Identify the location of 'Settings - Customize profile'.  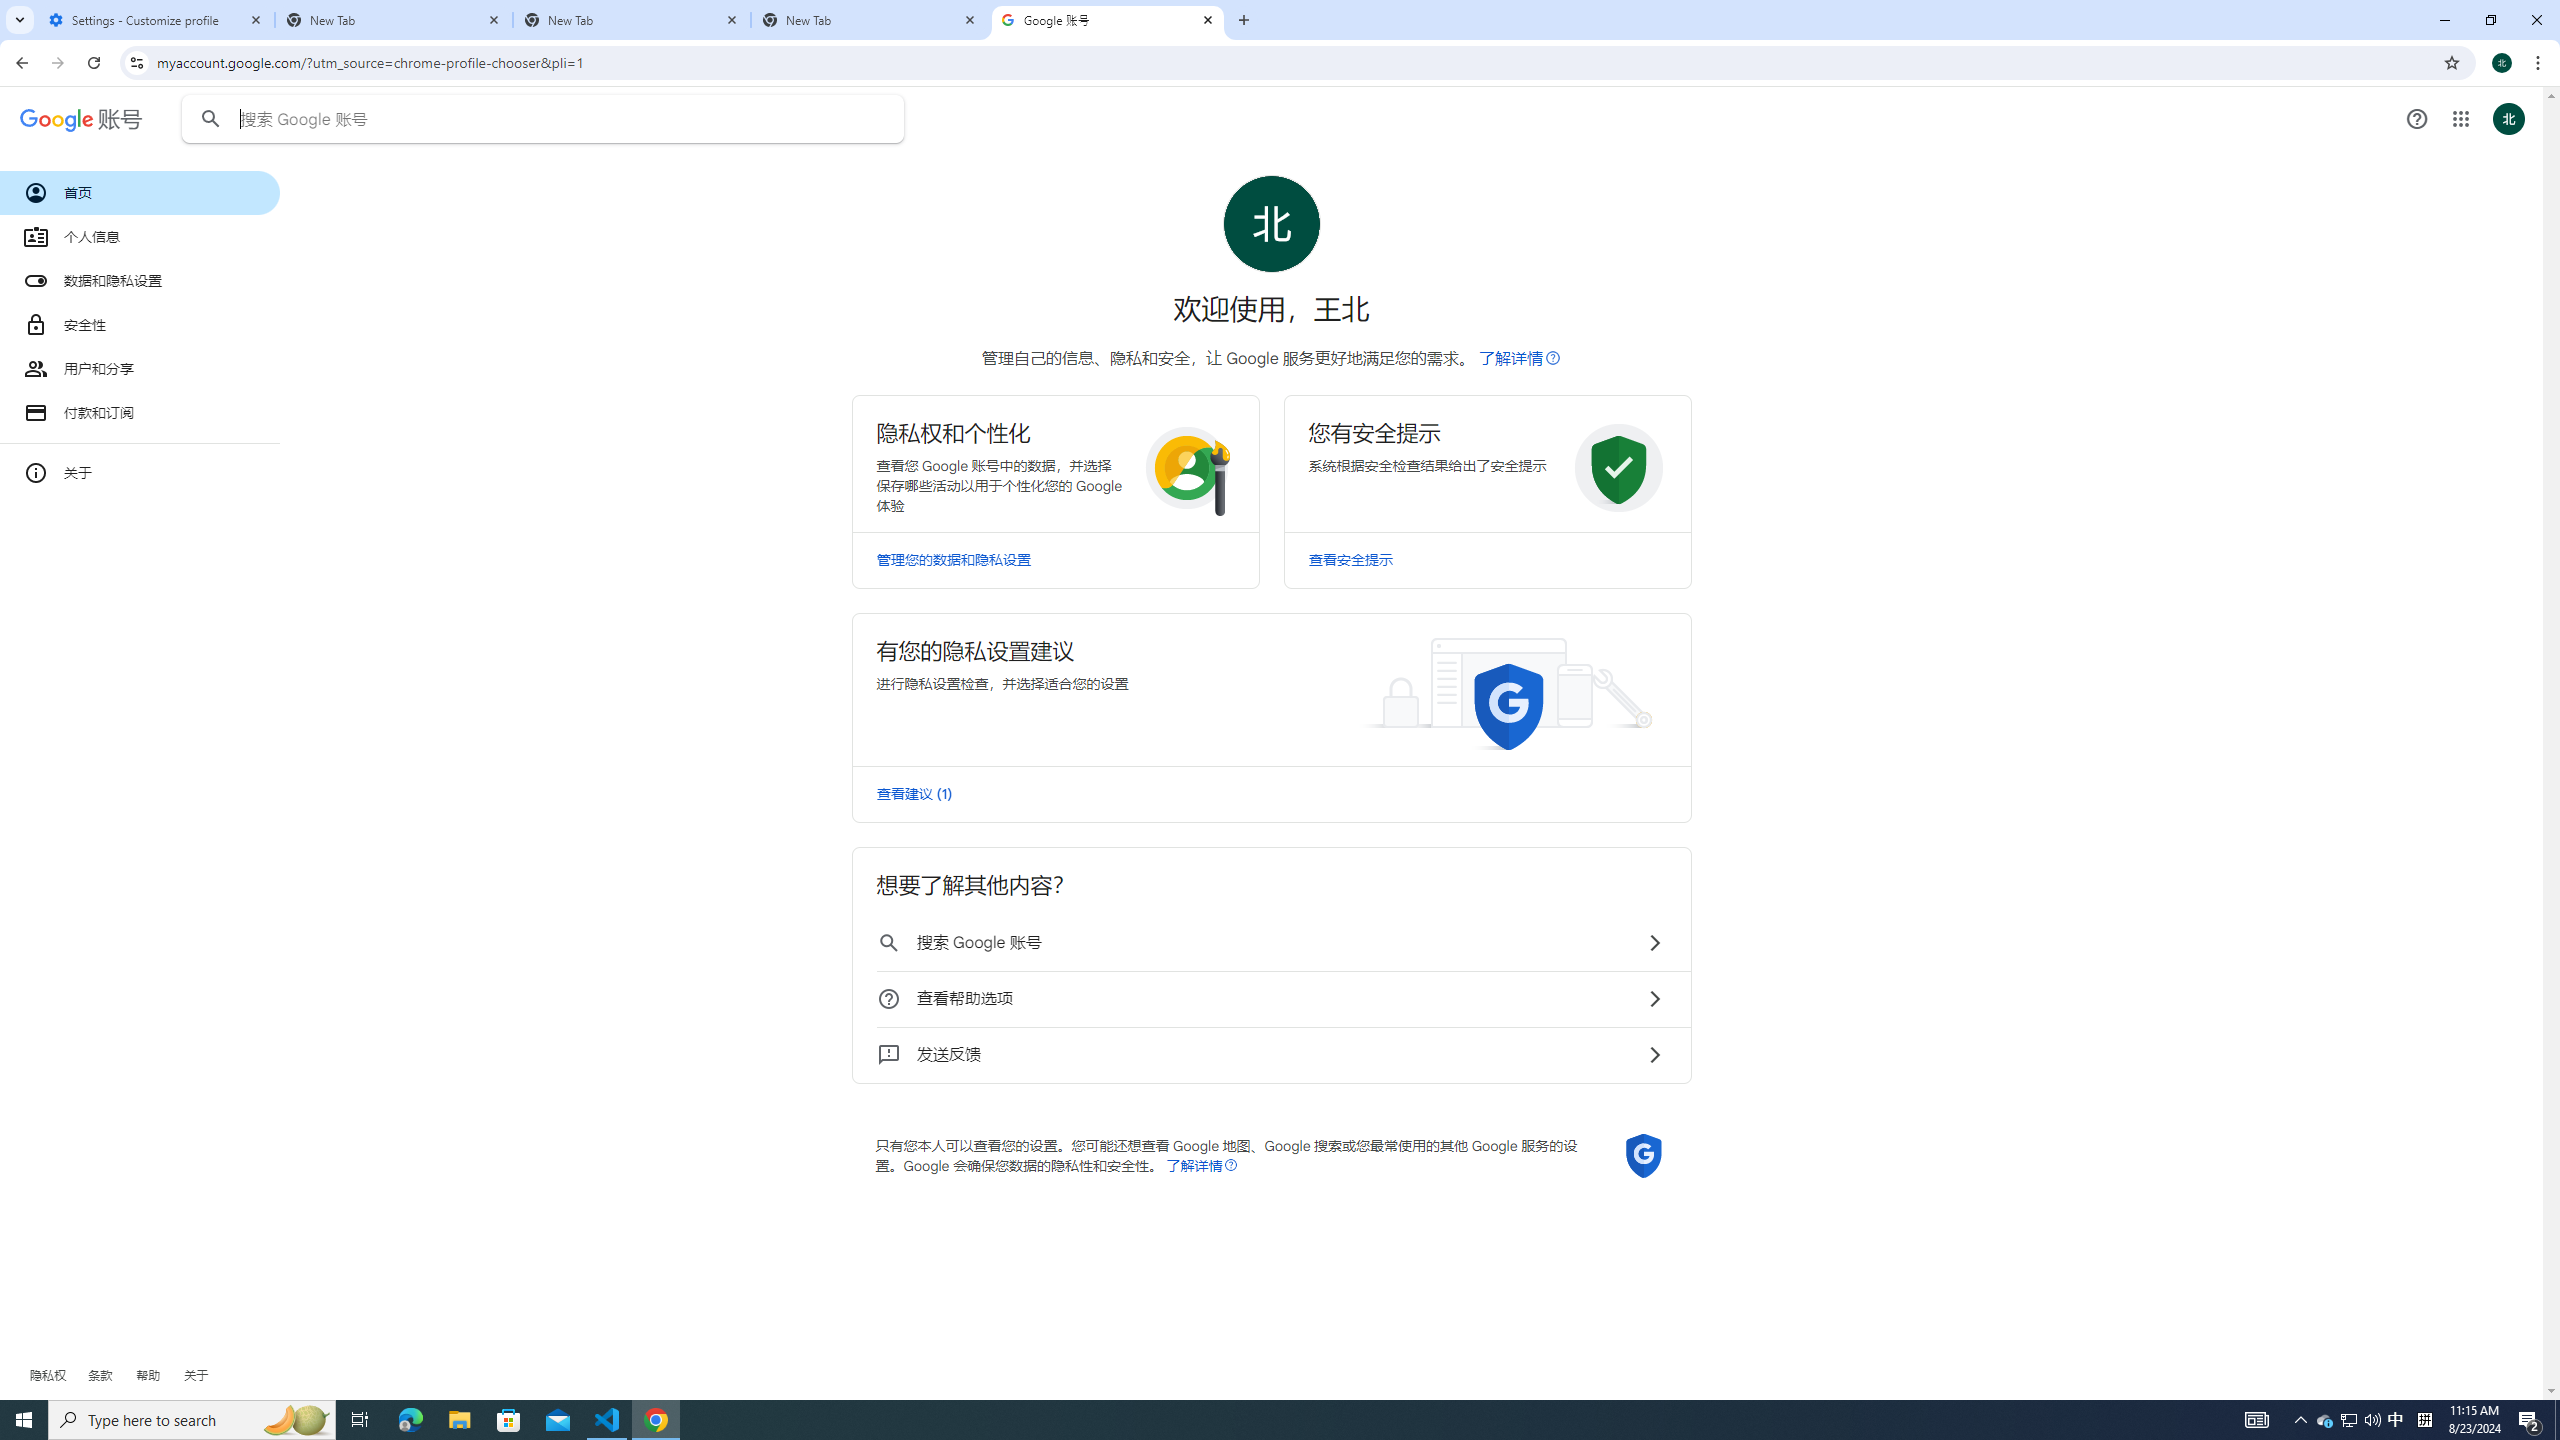
(155, 19).